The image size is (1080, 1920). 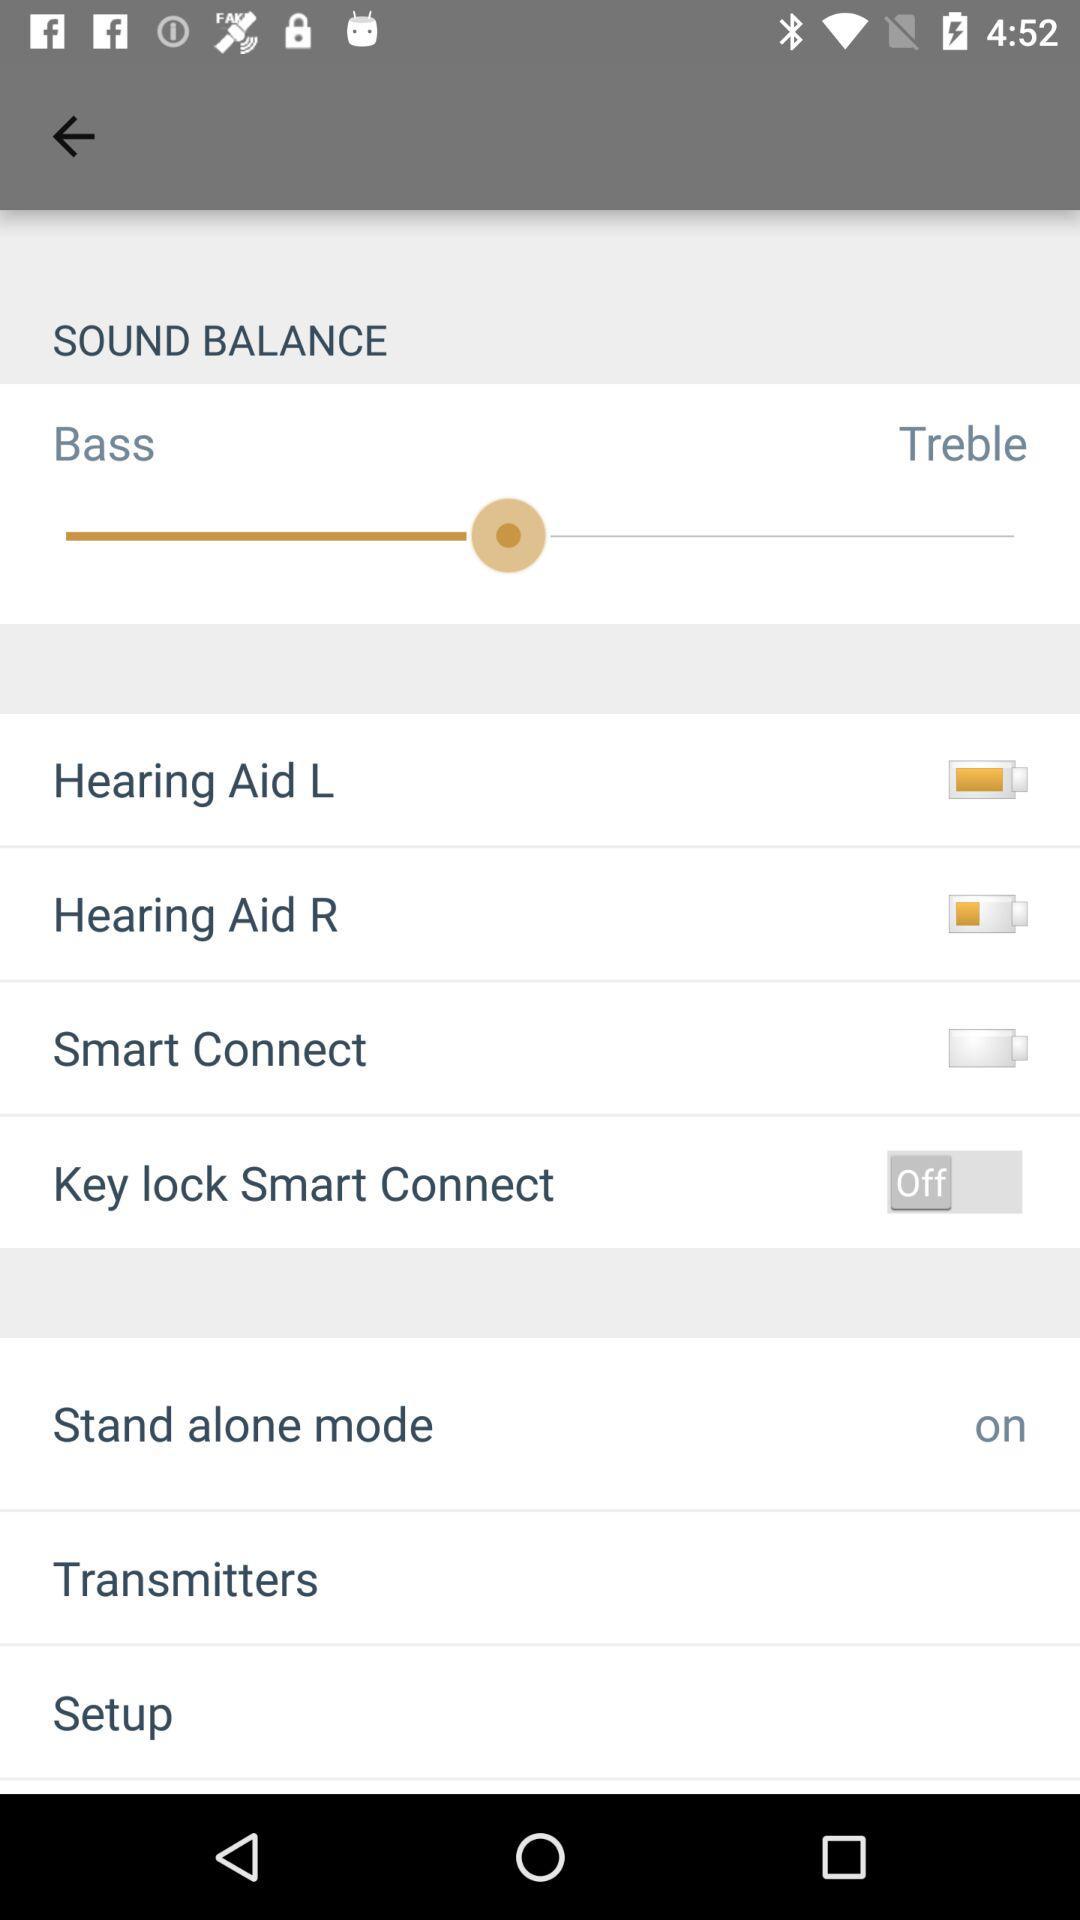 I want to click on item above bass, so click(x=540, y=339).